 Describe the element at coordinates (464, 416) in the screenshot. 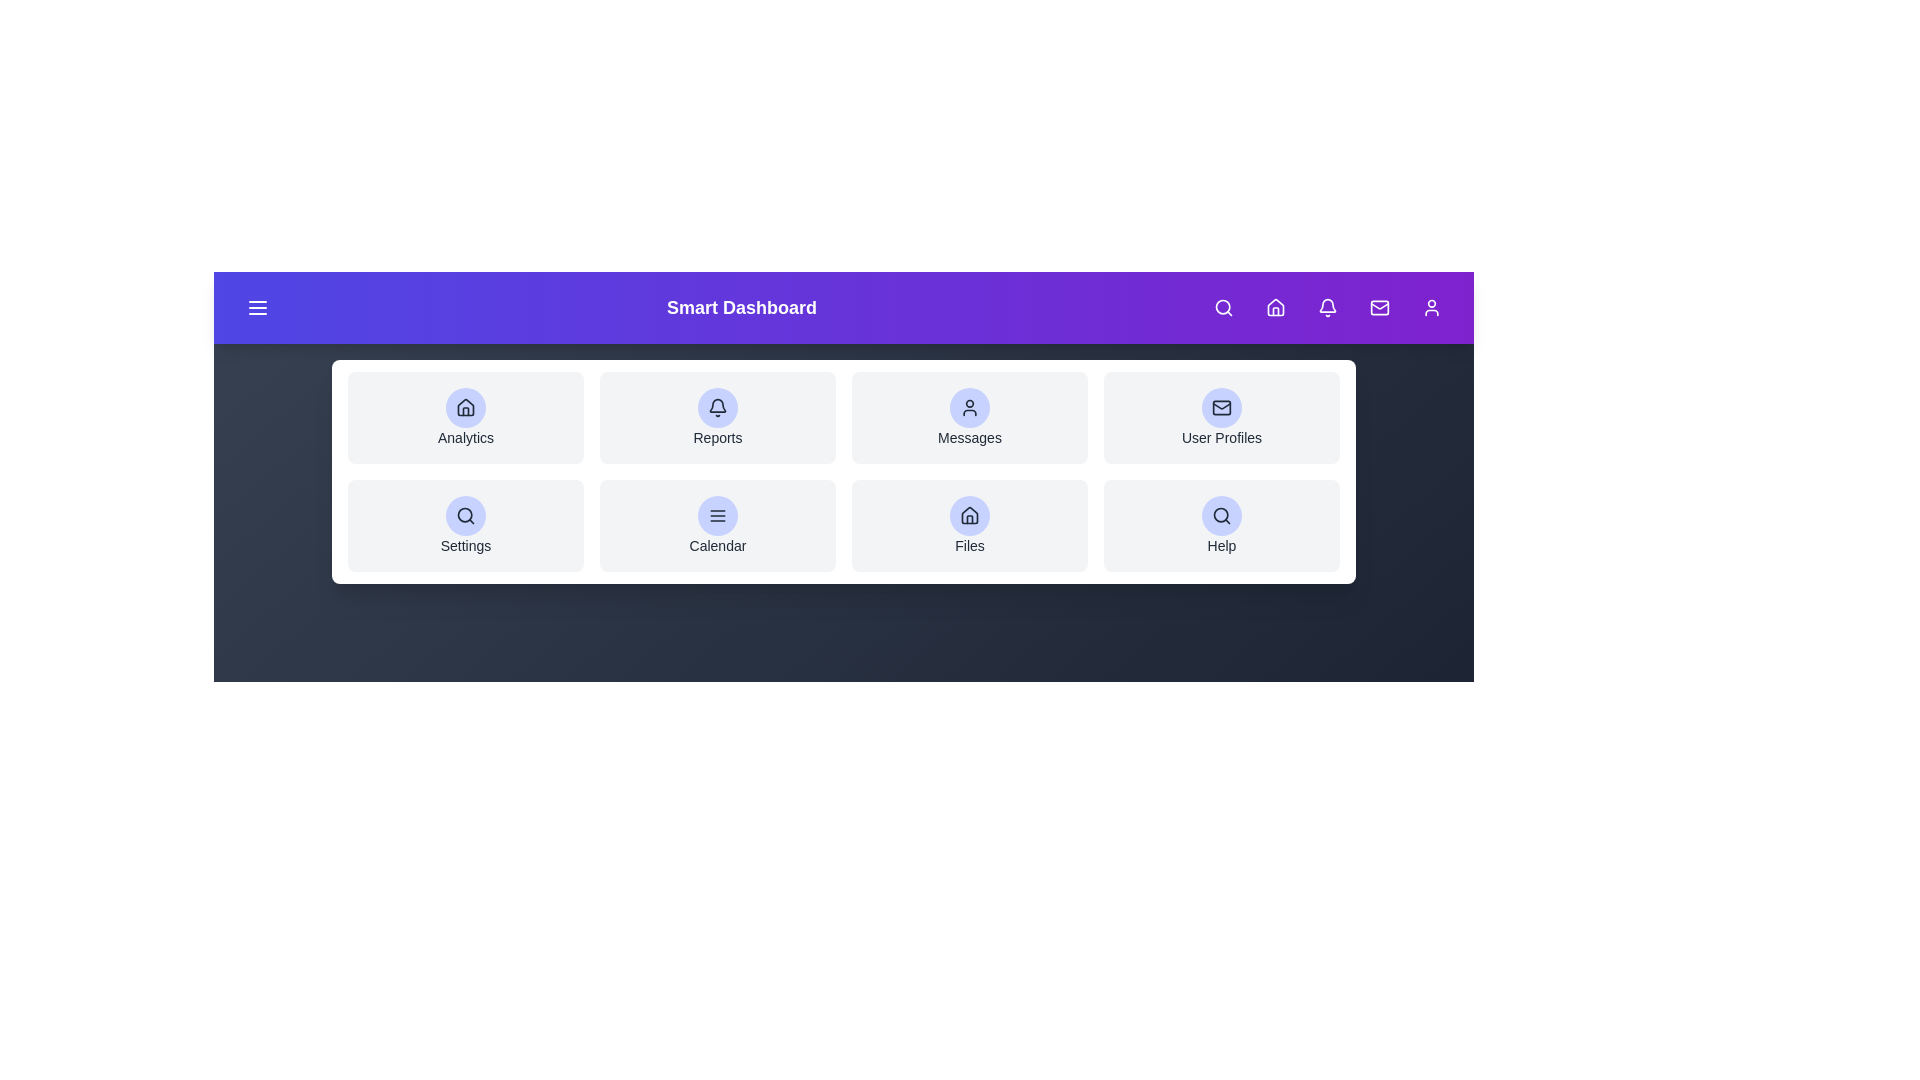

I see `the element labeled Analytics to observe its hover effect` at that location.